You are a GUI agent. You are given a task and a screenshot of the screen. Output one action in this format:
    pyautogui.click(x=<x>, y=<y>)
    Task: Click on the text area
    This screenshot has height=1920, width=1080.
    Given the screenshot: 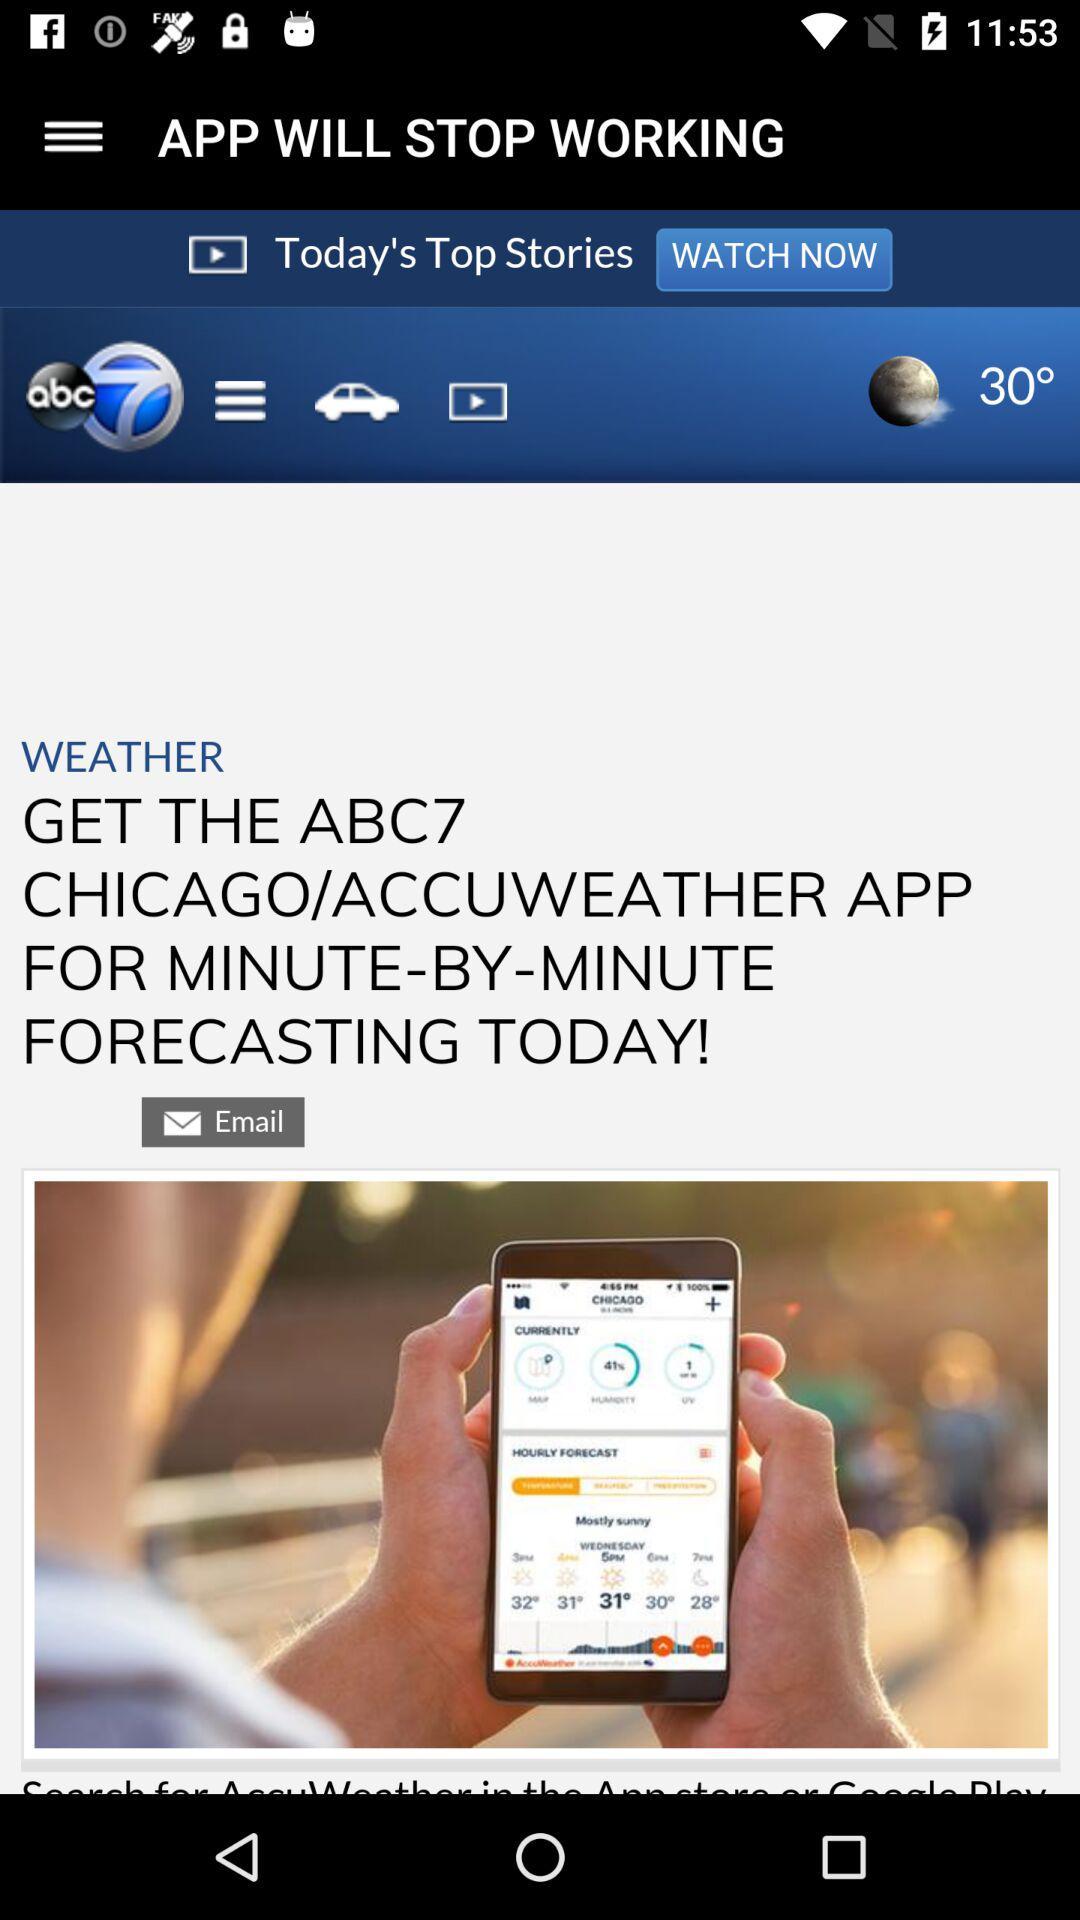 What is the action you would take?
    pyautogui.click(x=540, y=1002)
    